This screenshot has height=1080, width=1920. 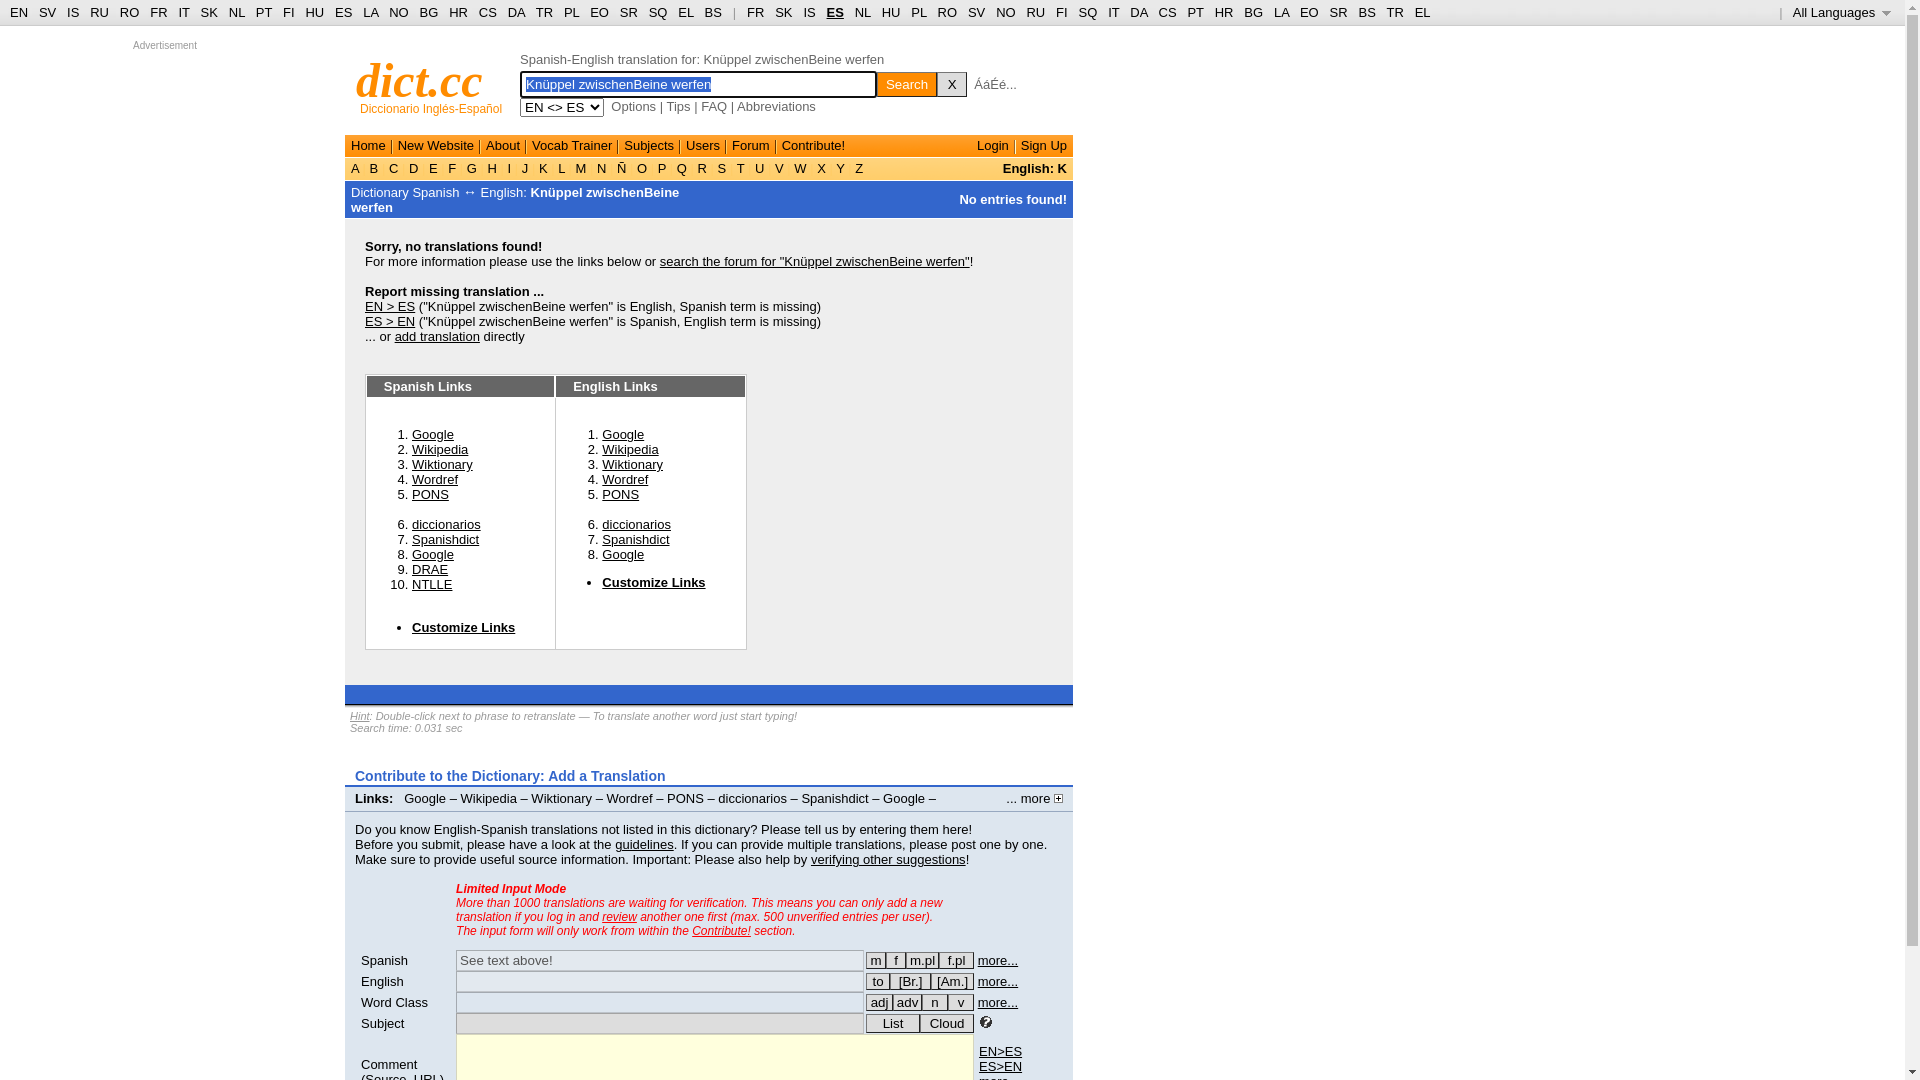 I want to click on 'more...', so click(x=998, y=959).